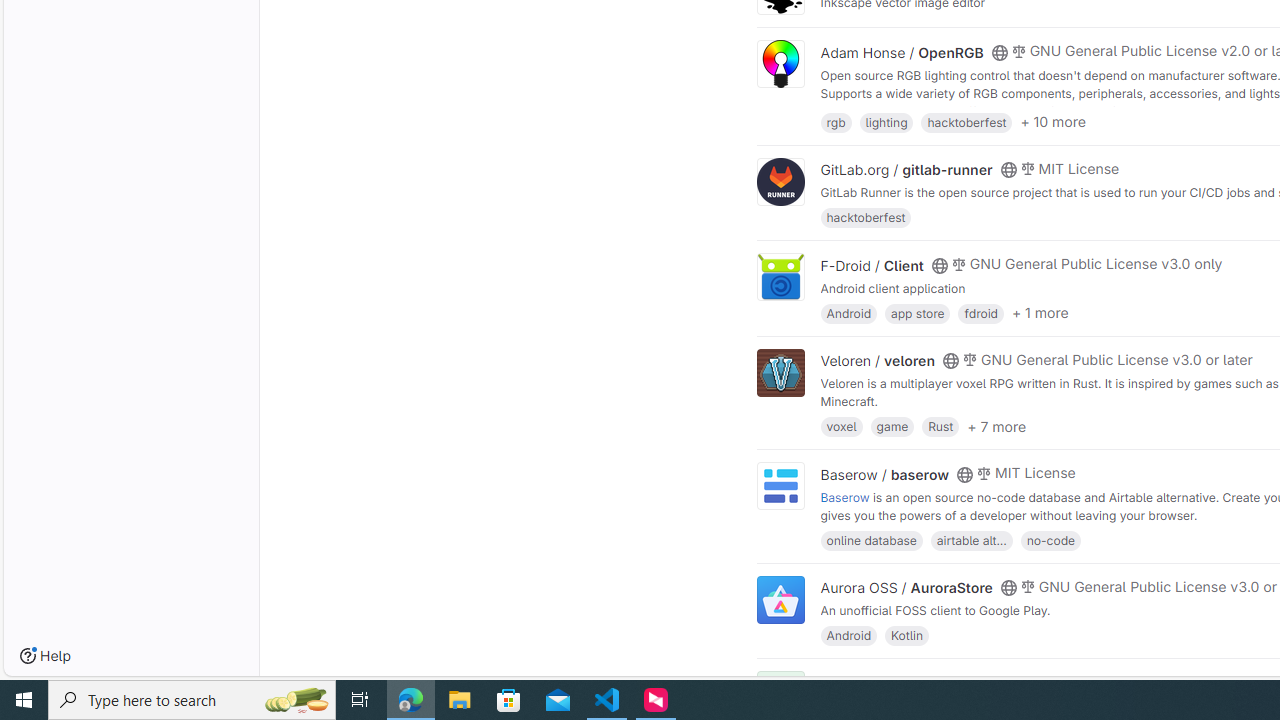 Image resolution: width=1280 pixels, height=720 pixels. Describe the element at coordinates (779, 598) in the screenshot. I see `'Class: project'` at that location.